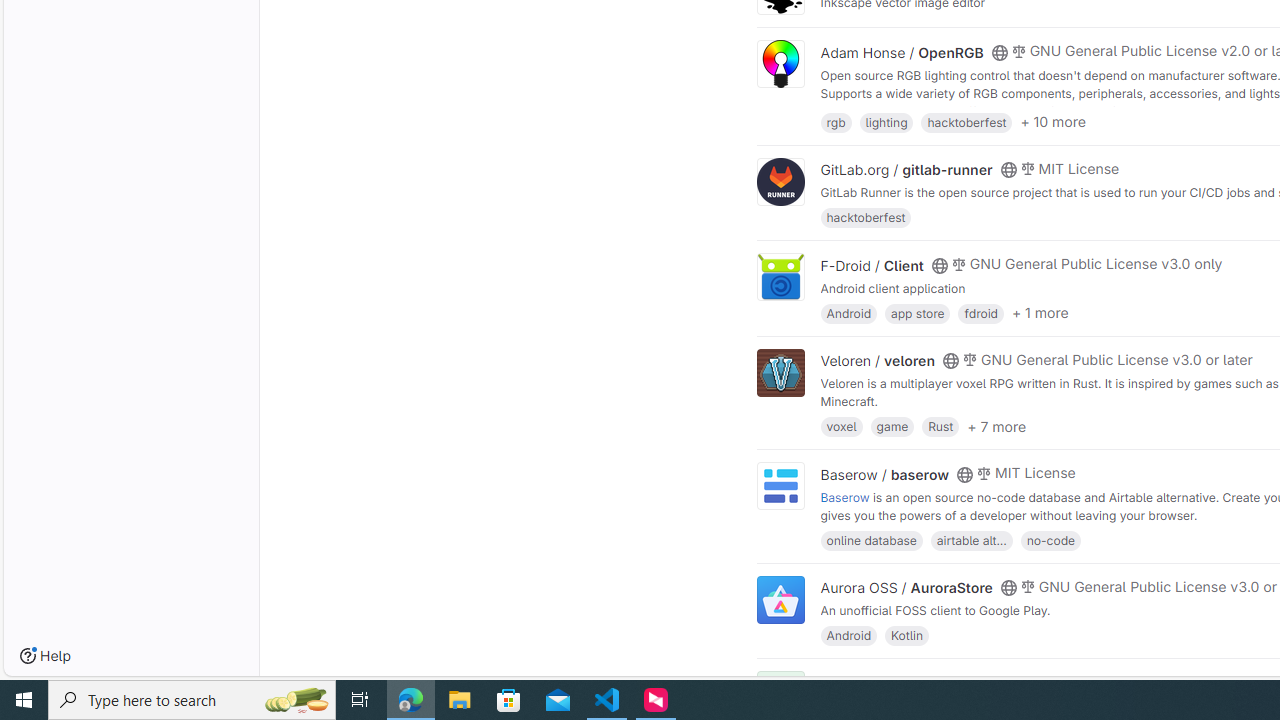 Image resolution: width=1280 pixels, height=720 pixels. Describe the element at coordinates (779, 598) in the screenshot. I see `'Class: project'` at that location.